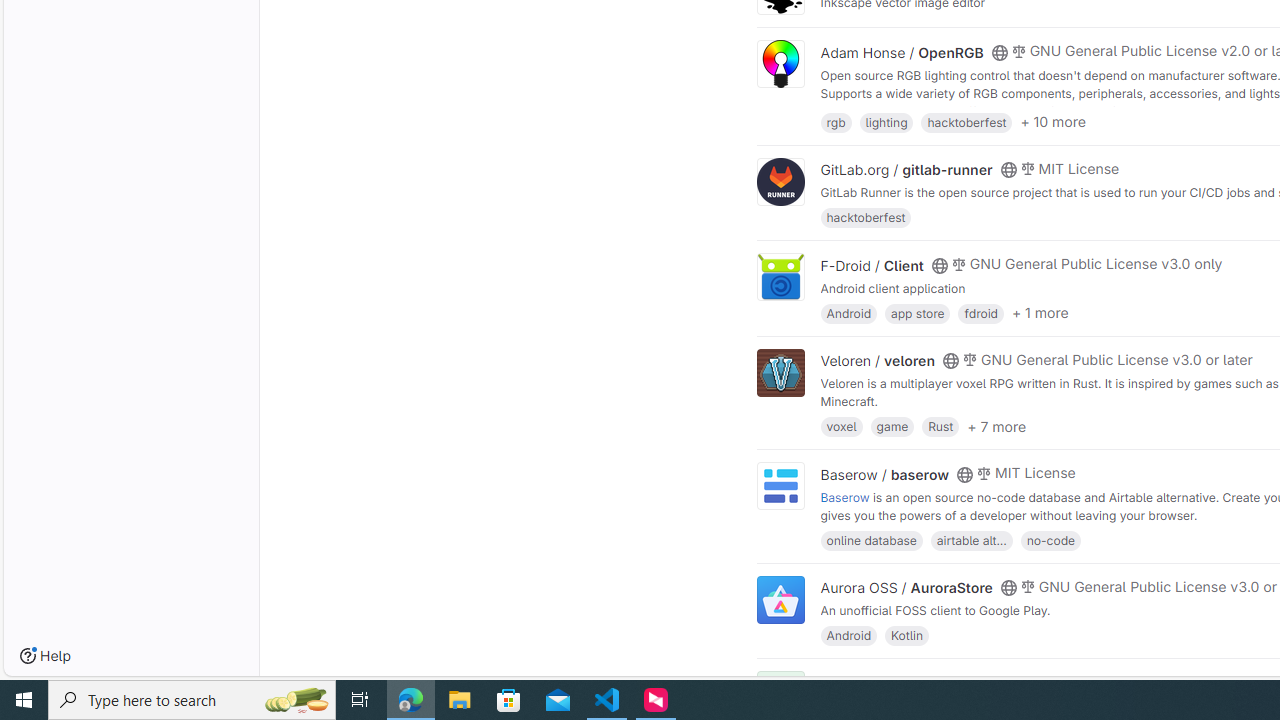 Image resolution: width=1280 pixels, height=720 pixels. Describe the element at coordinates (779, 598) in the screenshot. I see `'Class: project'` at that location.